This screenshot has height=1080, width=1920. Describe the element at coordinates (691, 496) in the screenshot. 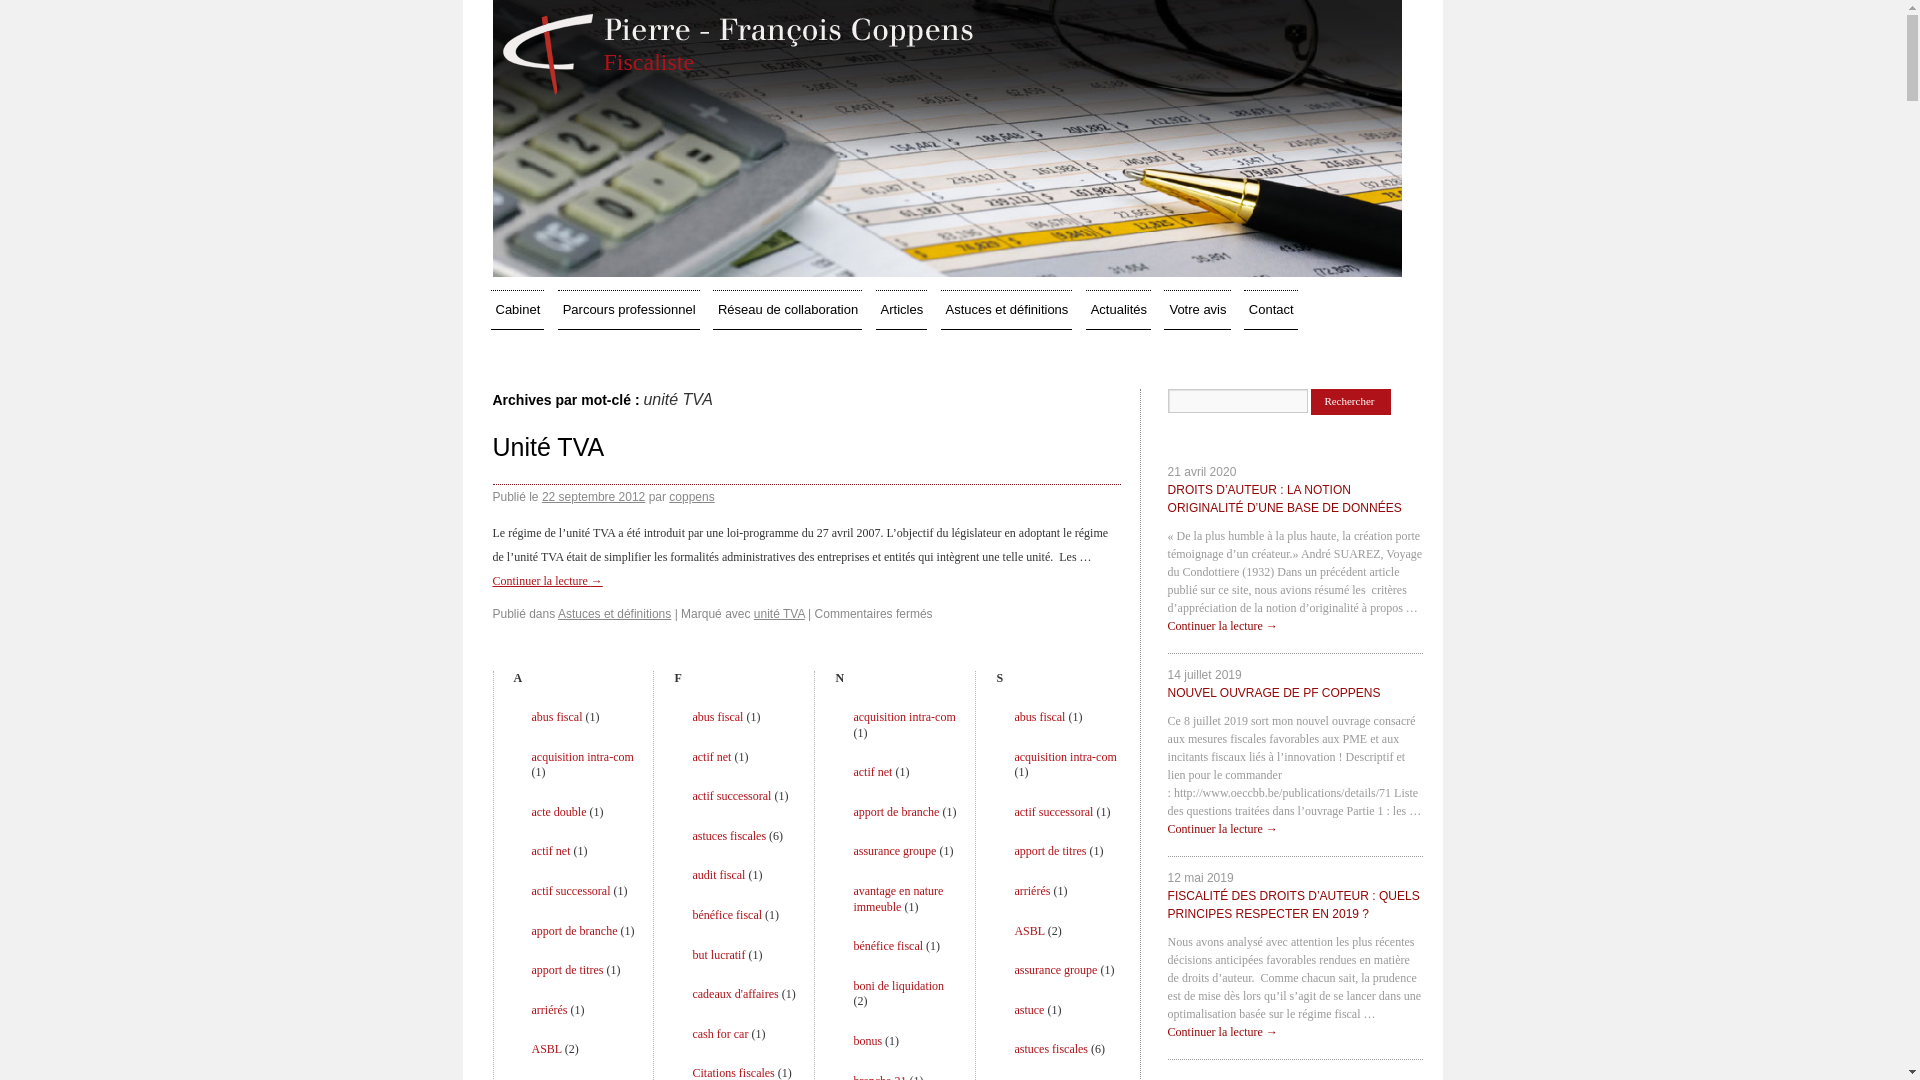

I see `'coppens'` at that location.